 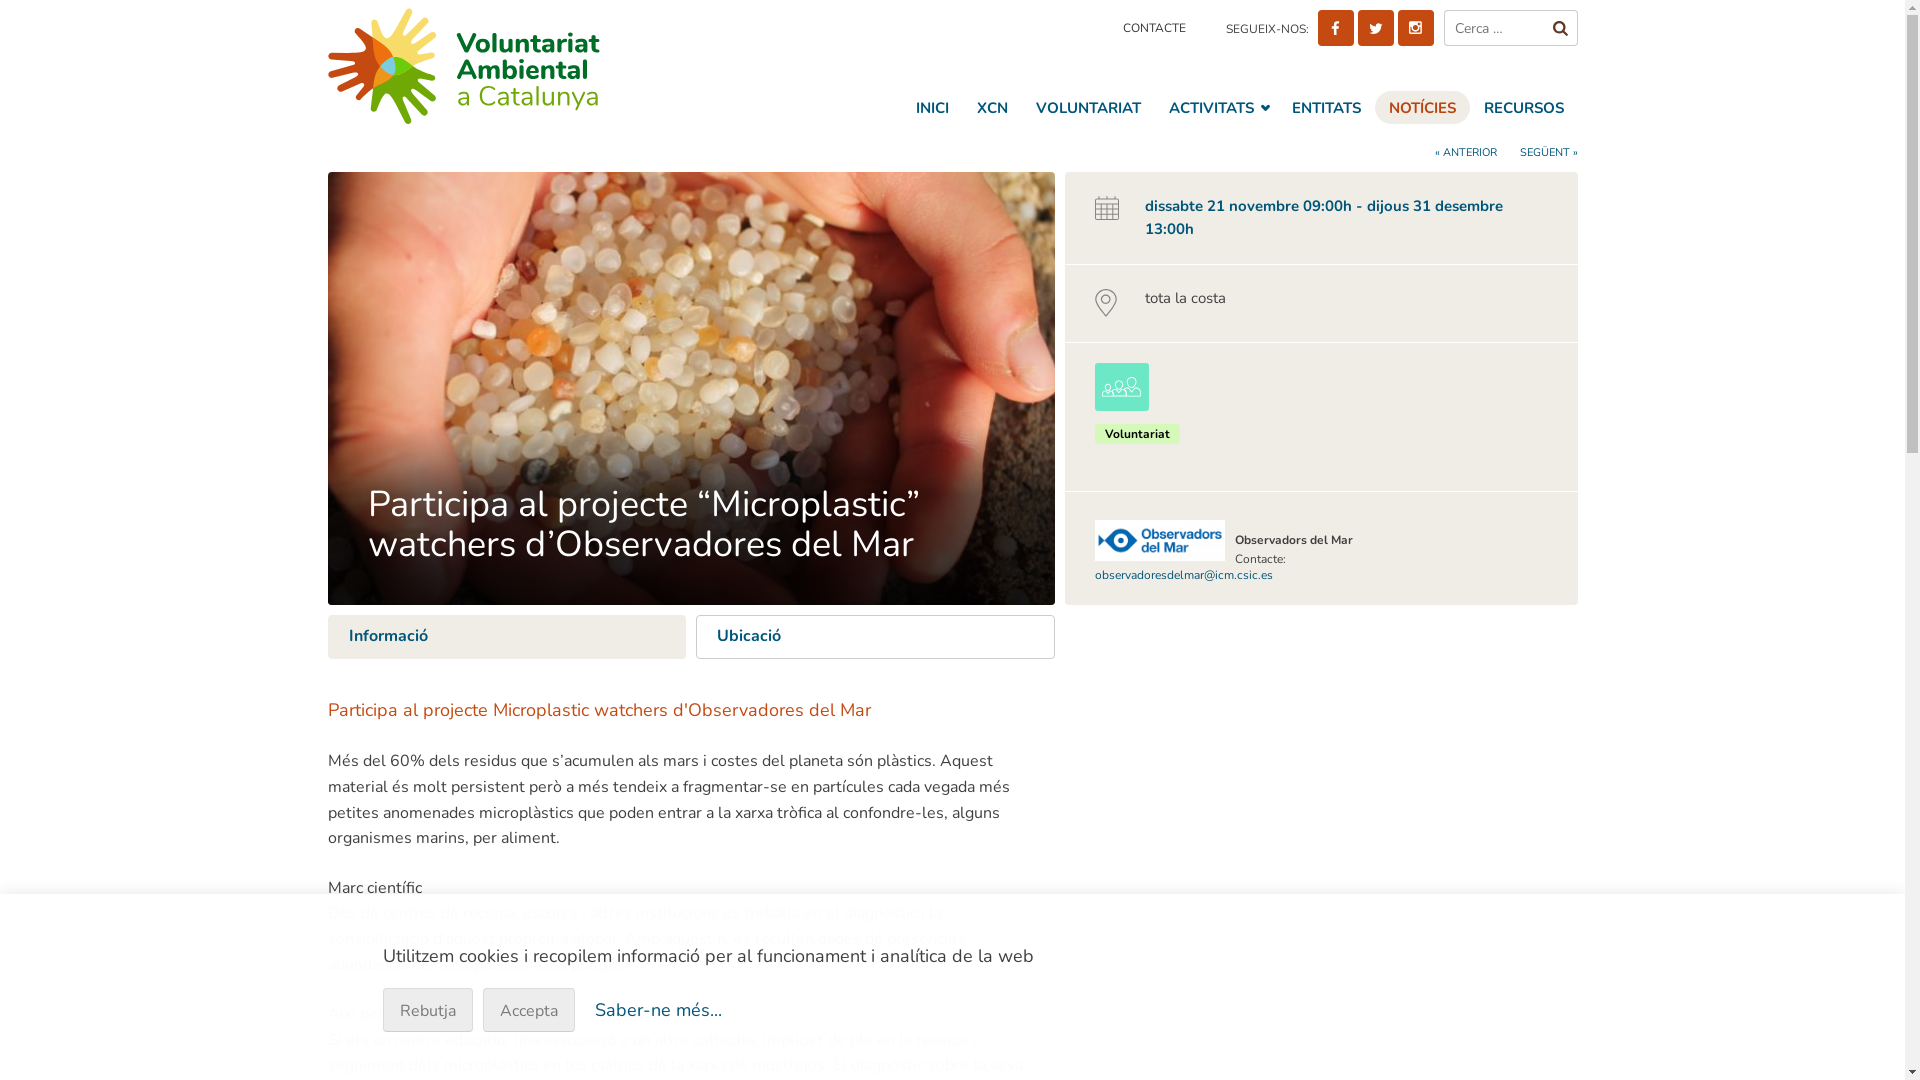 I want to click on 'Facebook', so click(x=1335, y=27).